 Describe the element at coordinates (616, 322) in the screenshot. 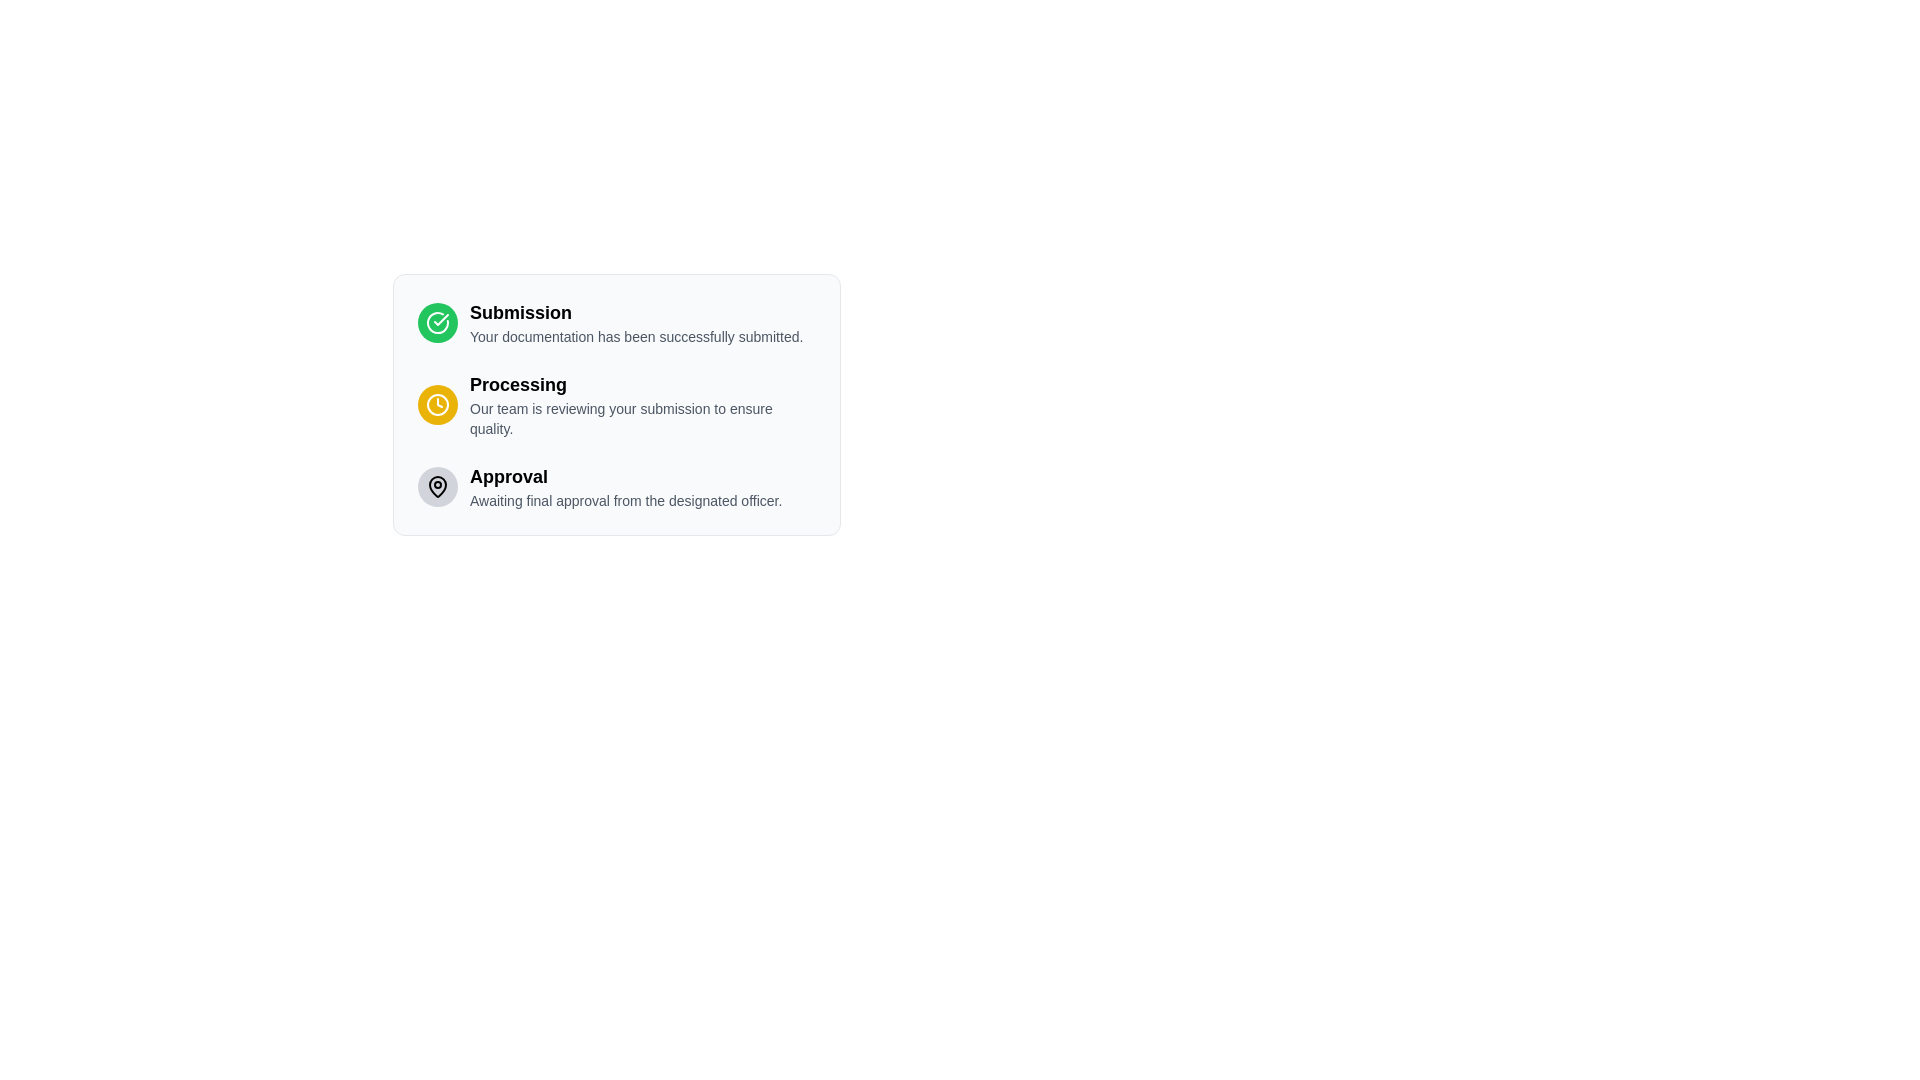

I see `success message displayed by the text with a green circular icon containing a white checkmark, indicating that the documentation has been successfully submitted` at that location.